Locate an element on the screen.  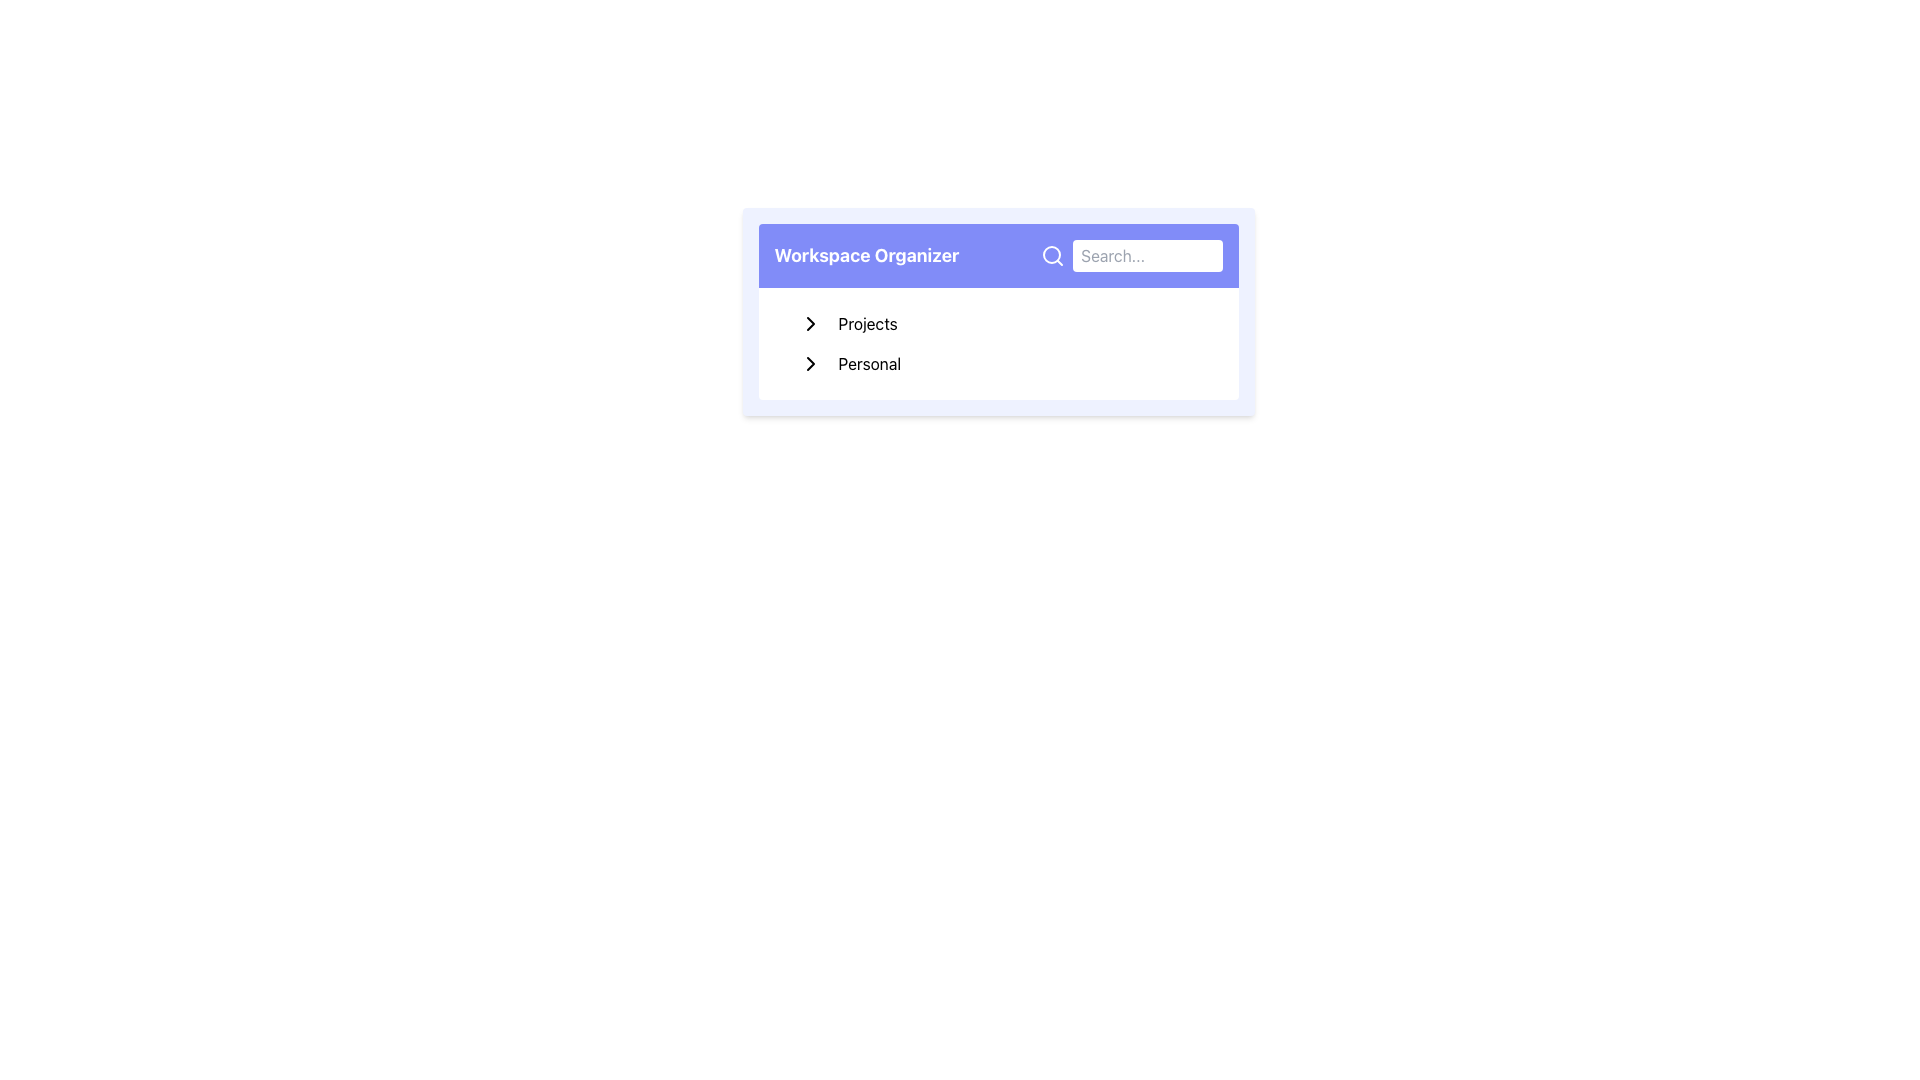
the expandable/collapsible menu icon located to the left of the 'Projects' text is located at coordinates (810, 323).